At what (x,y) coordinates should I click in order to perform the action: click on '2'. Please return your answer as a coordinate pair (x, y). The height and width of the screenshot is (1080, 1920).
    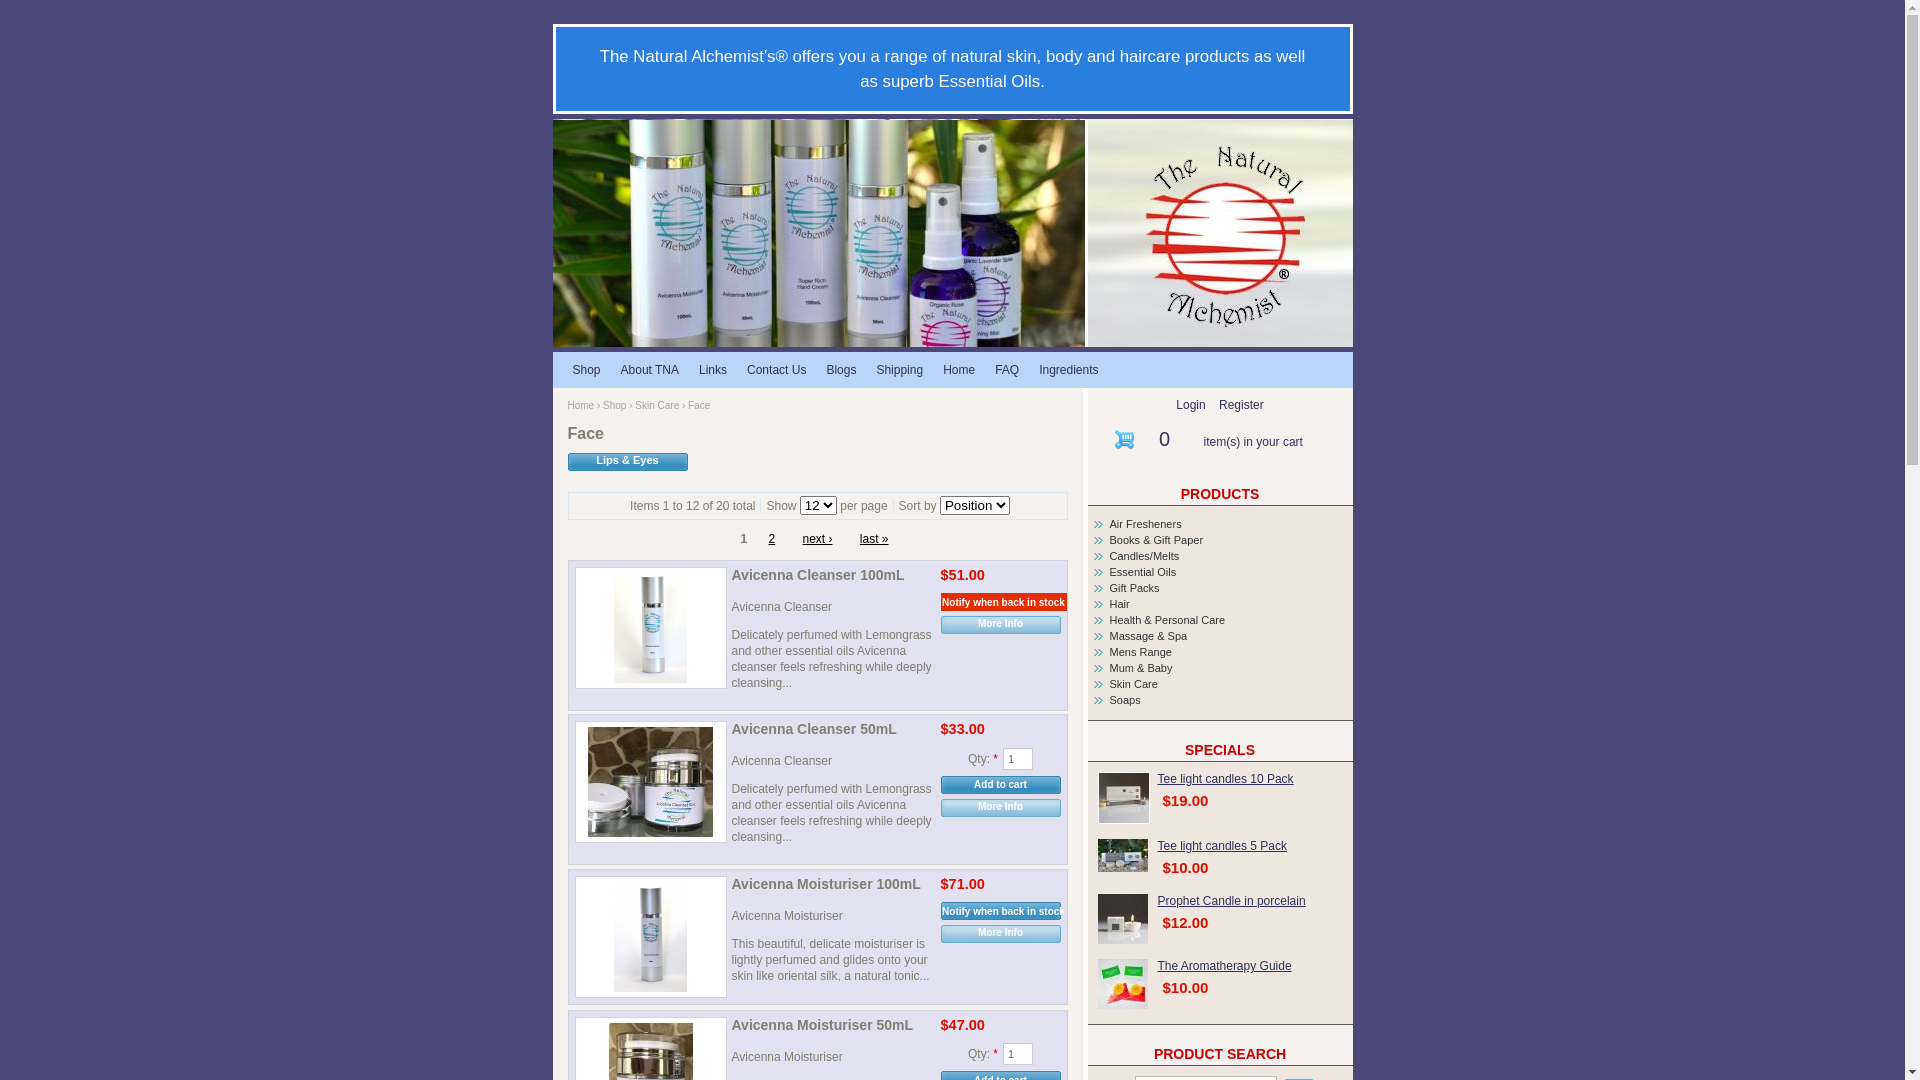
    Looking at the image, I should click on (770, 538).